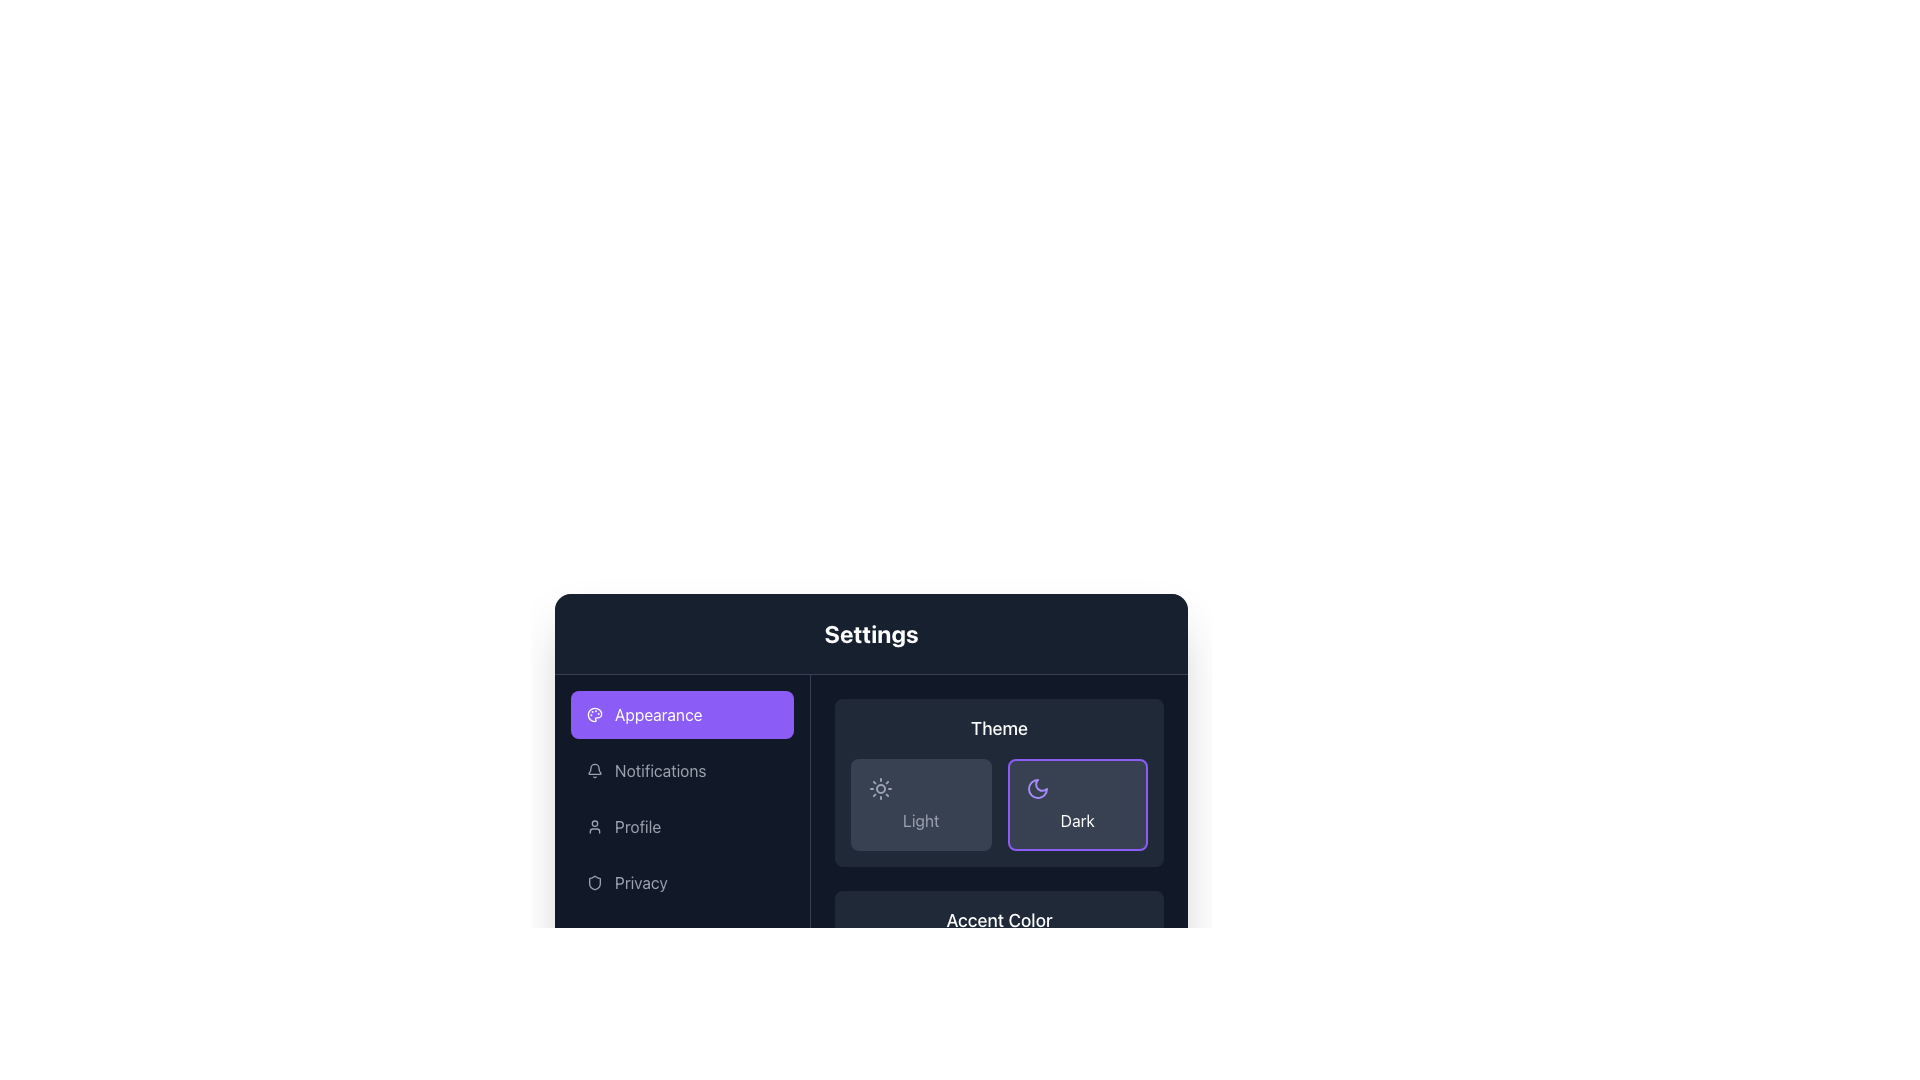  Describe the element at coordinates (920, 804) in the screenshot. I see `the 'Light' theme toggle button located in the 'Theme' selection box on the right-hand side of the 'Settings' interface` at that location.